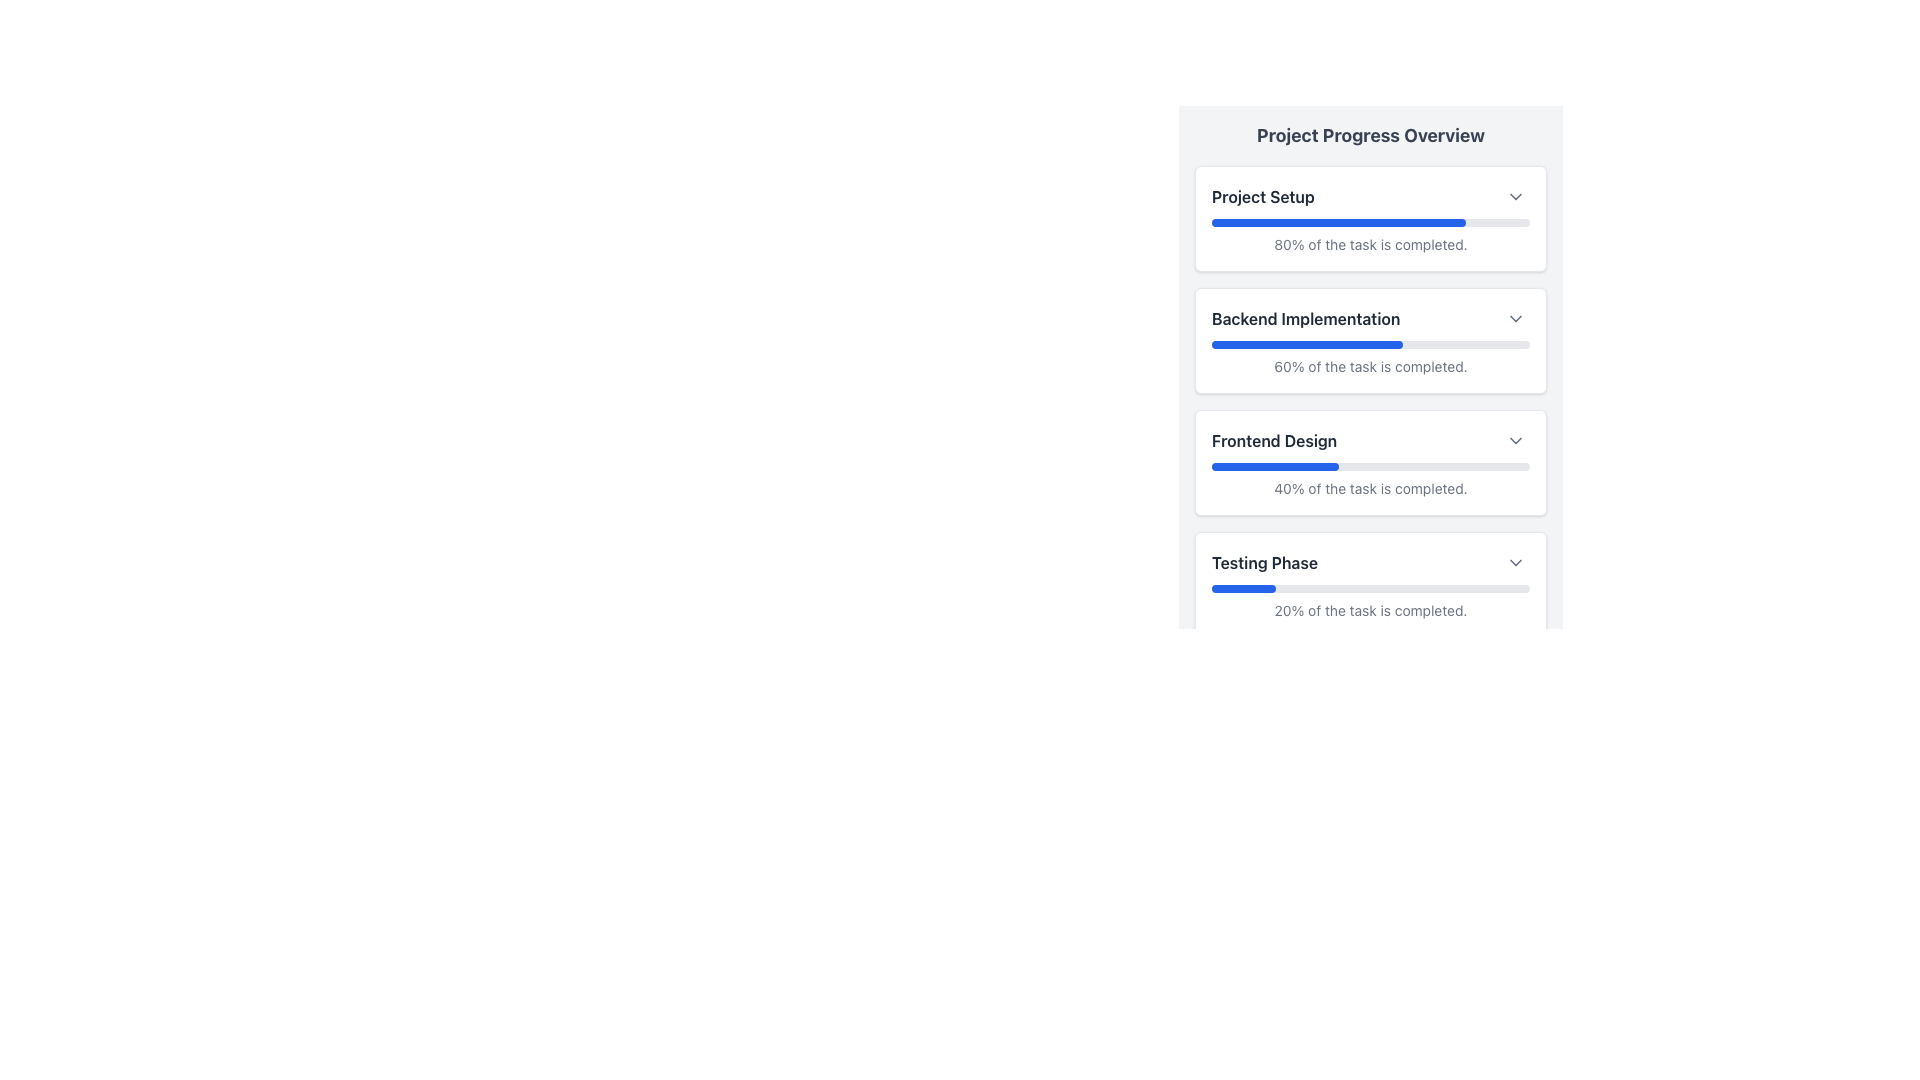 Image resolution: width=1920 pixels, height=1080 pixels. Describe the element at coordinates (1306, 318) in the screenshot. I see `the text label element that displays 'Backend Implementation', which is styled in a medium-sized bold font and is dark gray in color, positioned prominently within the progress overview section` at that location.